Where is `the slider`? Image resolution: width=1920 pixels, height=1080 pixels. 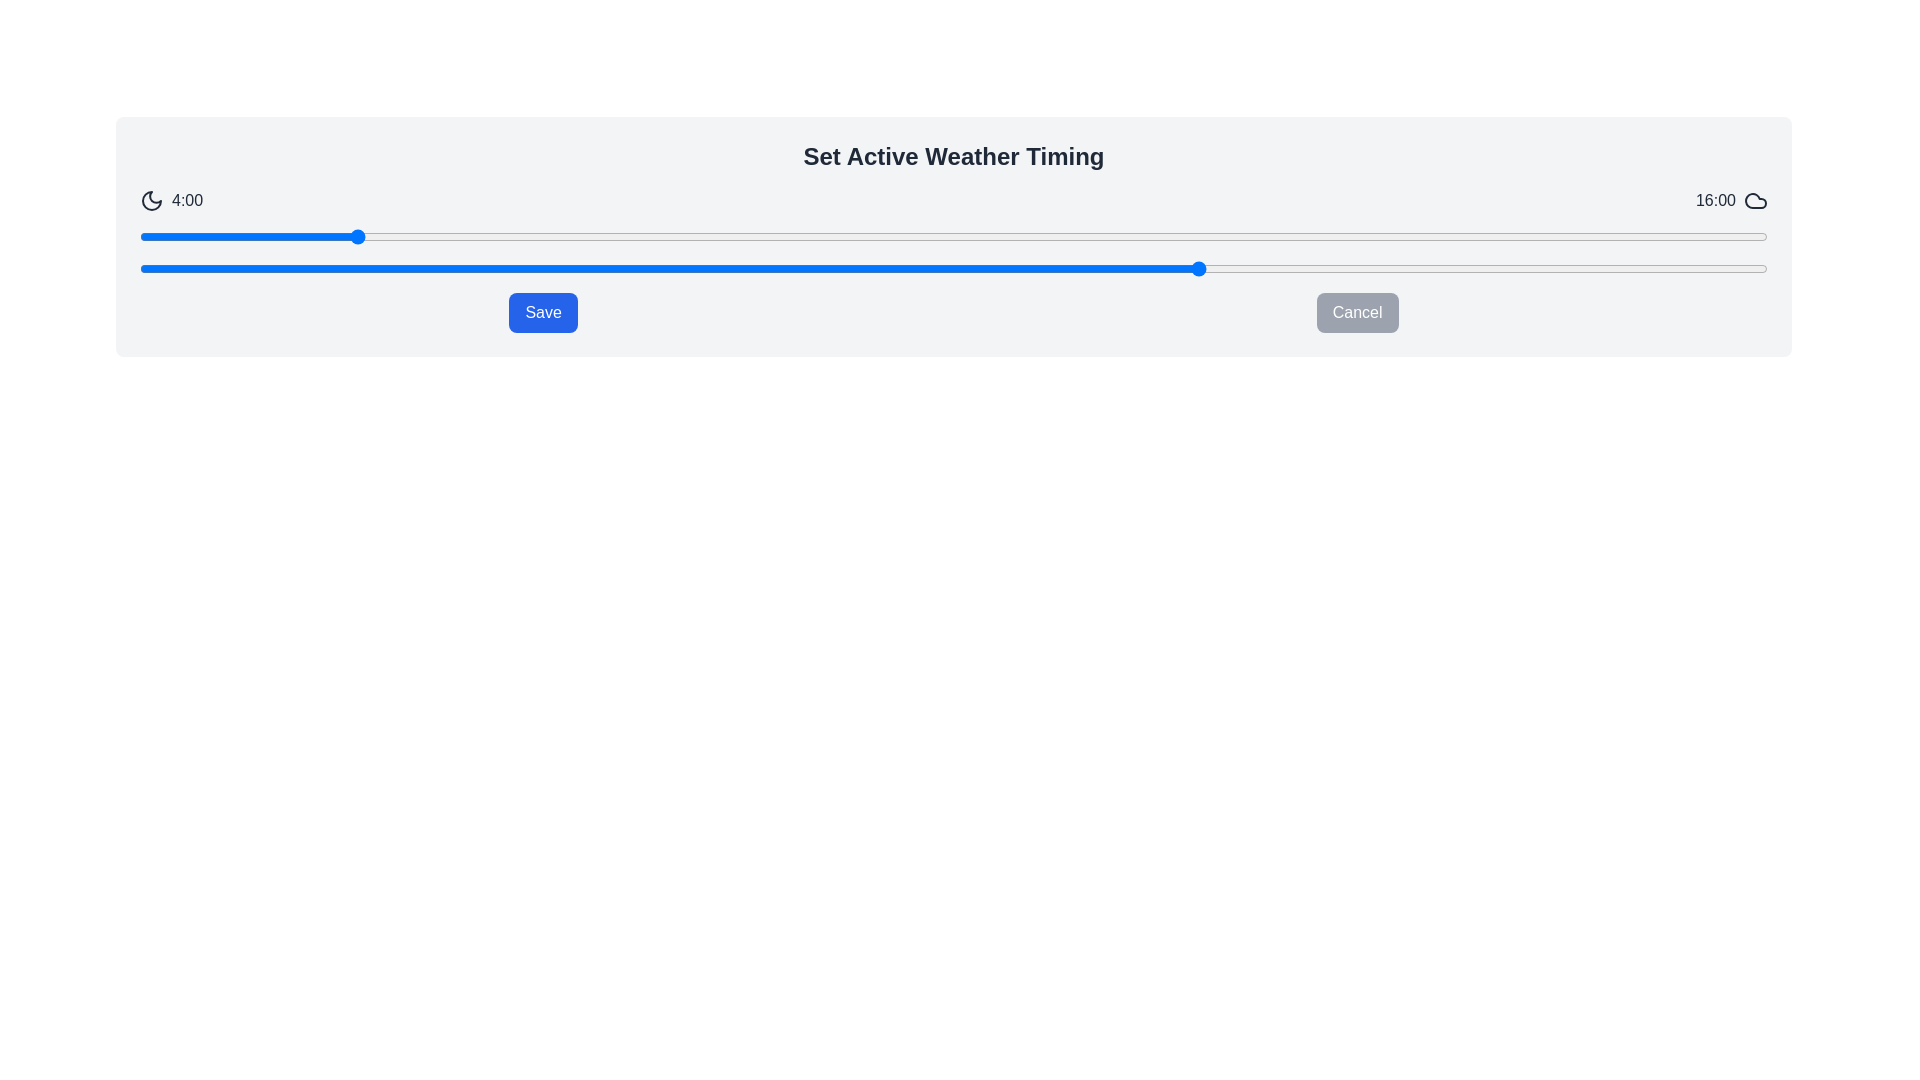
the slider is located at coordinates (1626, 268).